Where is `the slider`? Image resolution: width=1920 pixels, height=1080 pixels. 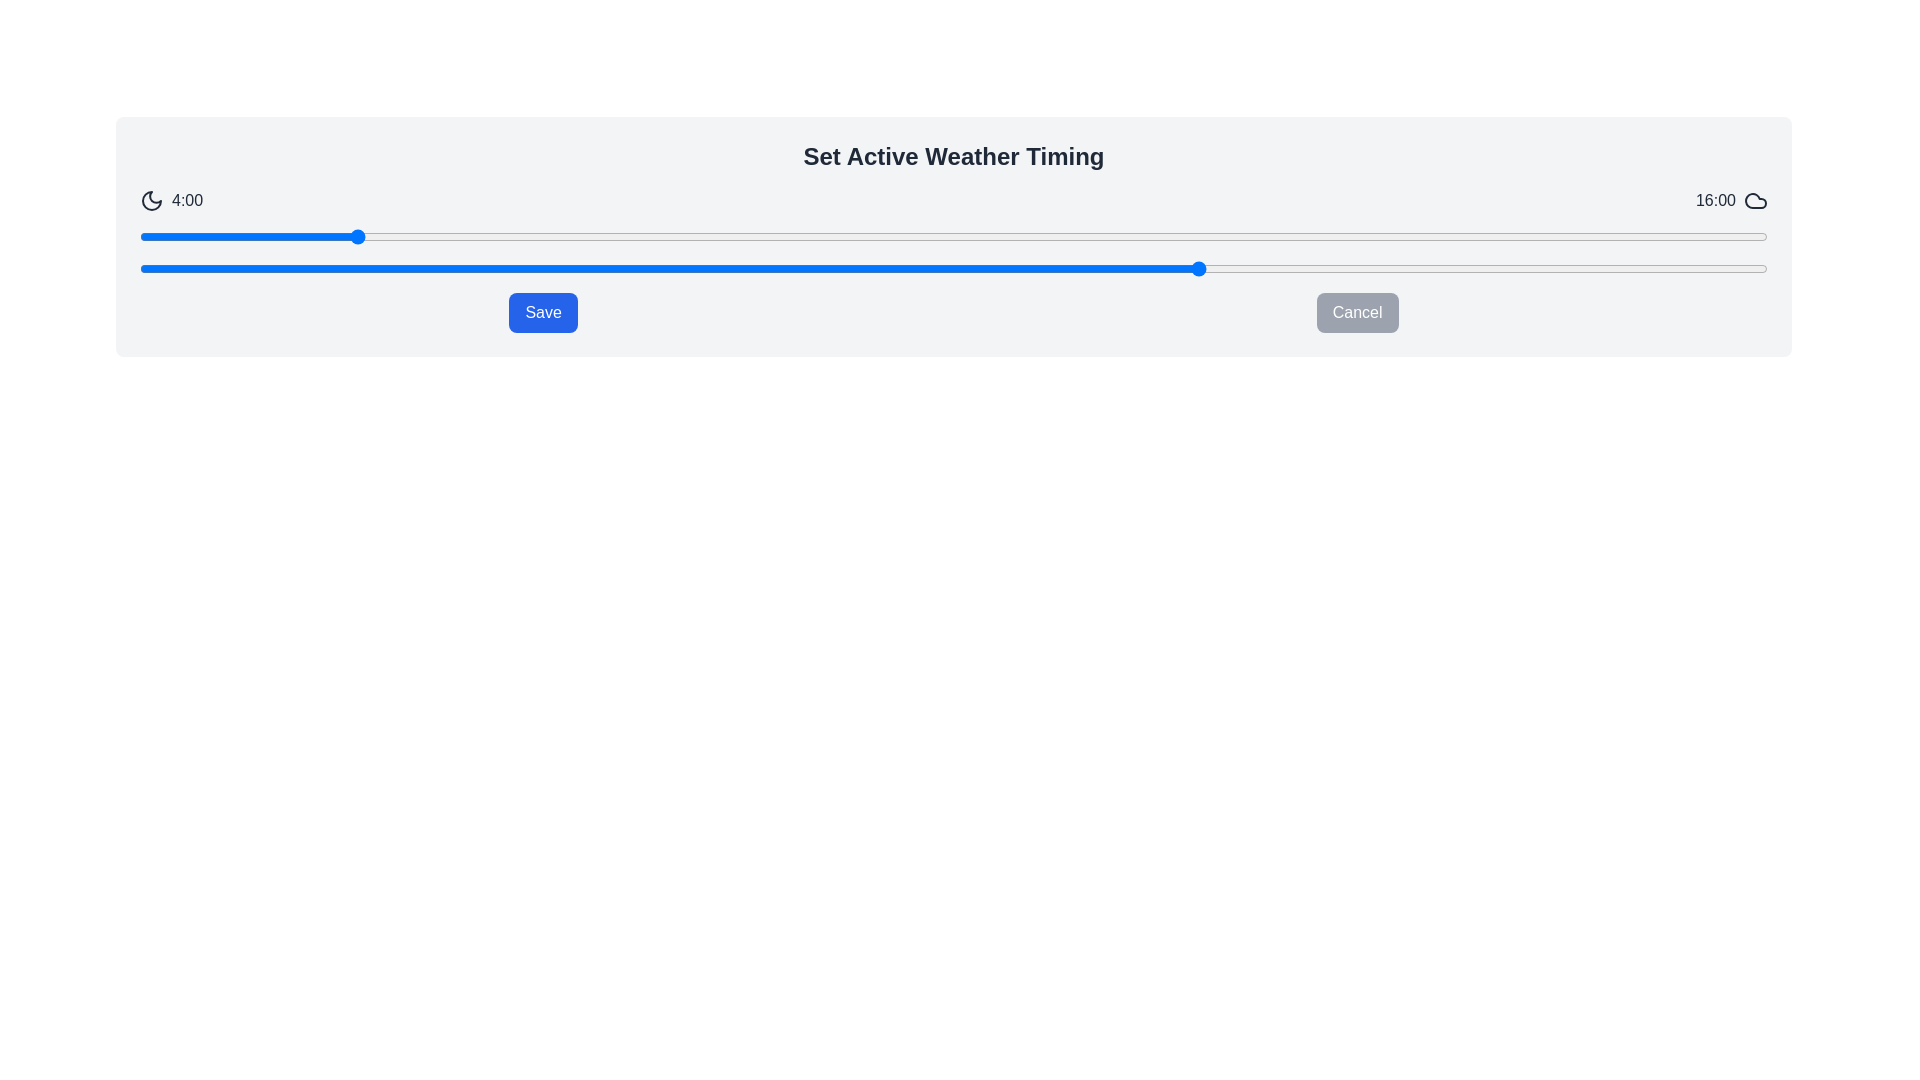
the slider is located at coordinates (1626, 268).